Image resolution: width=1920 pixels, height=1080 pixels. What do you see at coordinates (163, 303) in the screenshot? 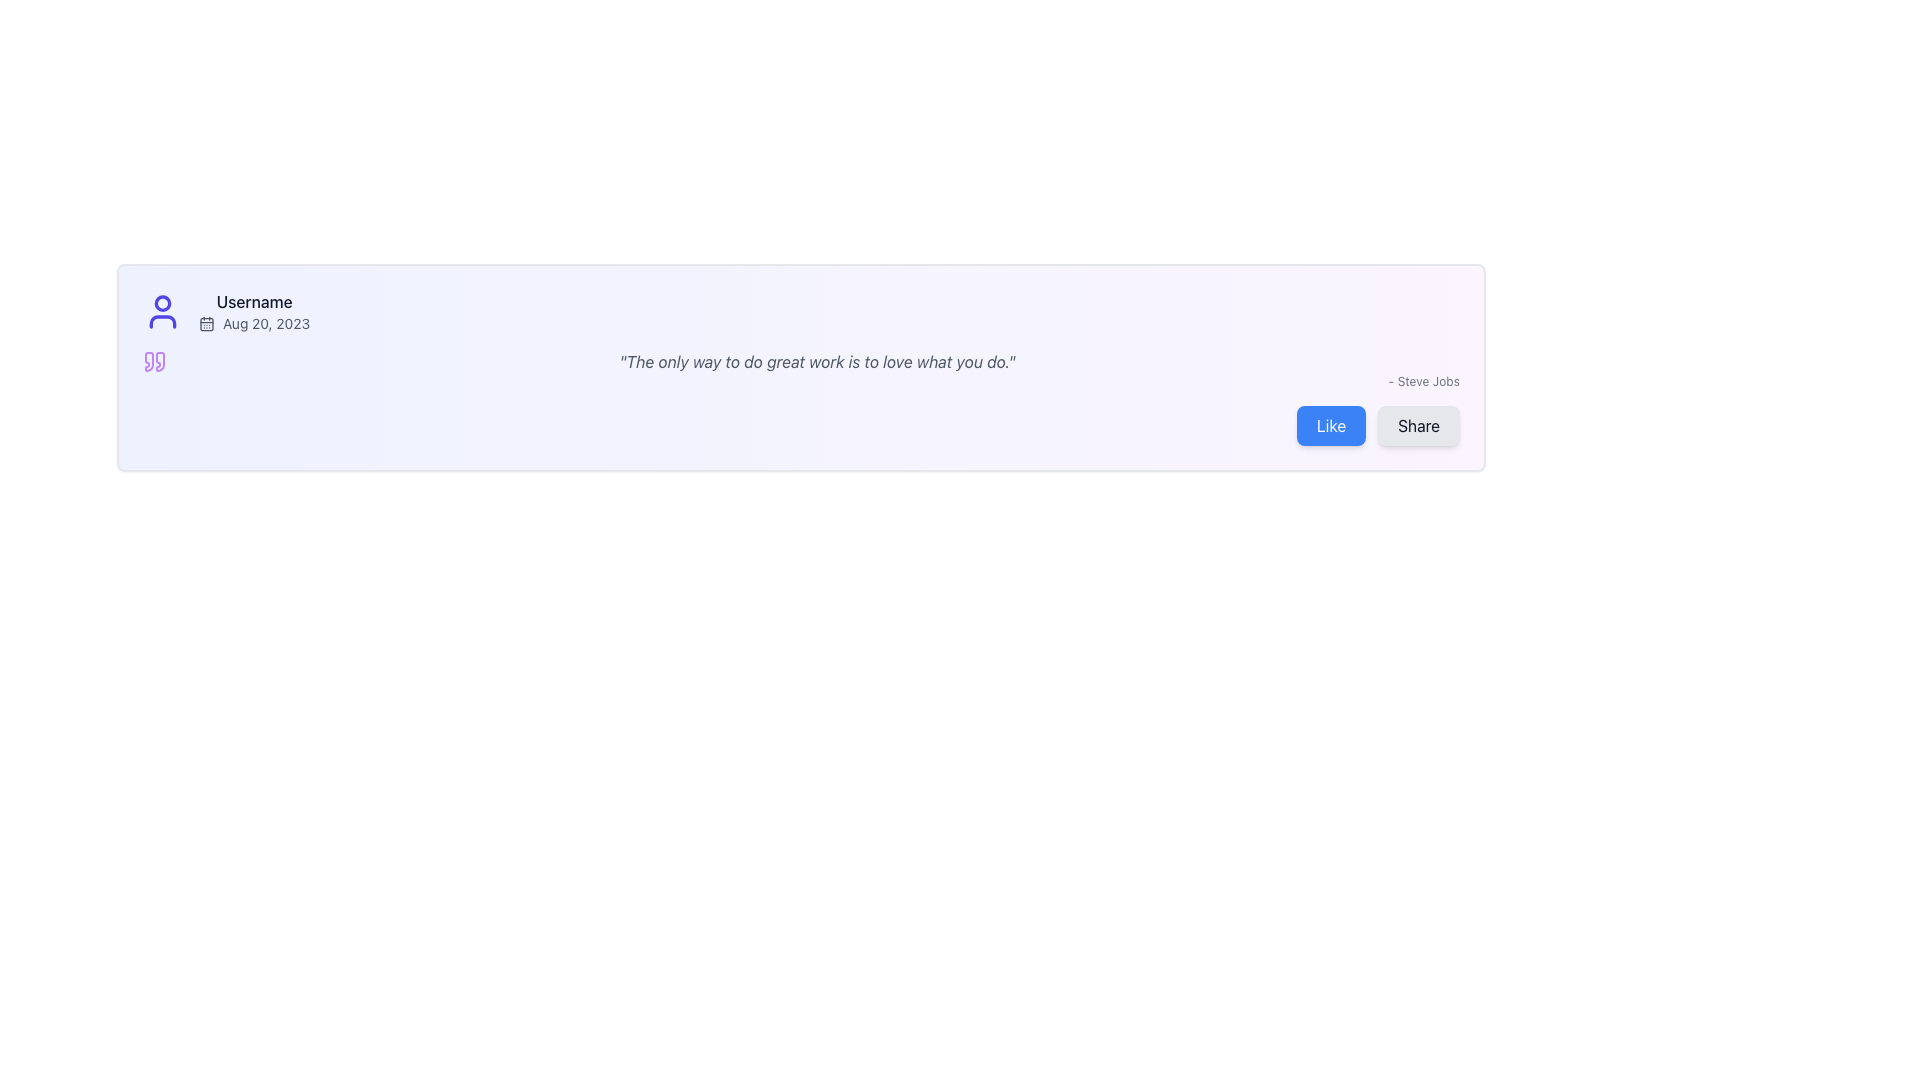
I see `the Circle SVG shape that represents the head of the avatar icon, which is part of the user's avatar graphic` at bounding box center [163, 303].